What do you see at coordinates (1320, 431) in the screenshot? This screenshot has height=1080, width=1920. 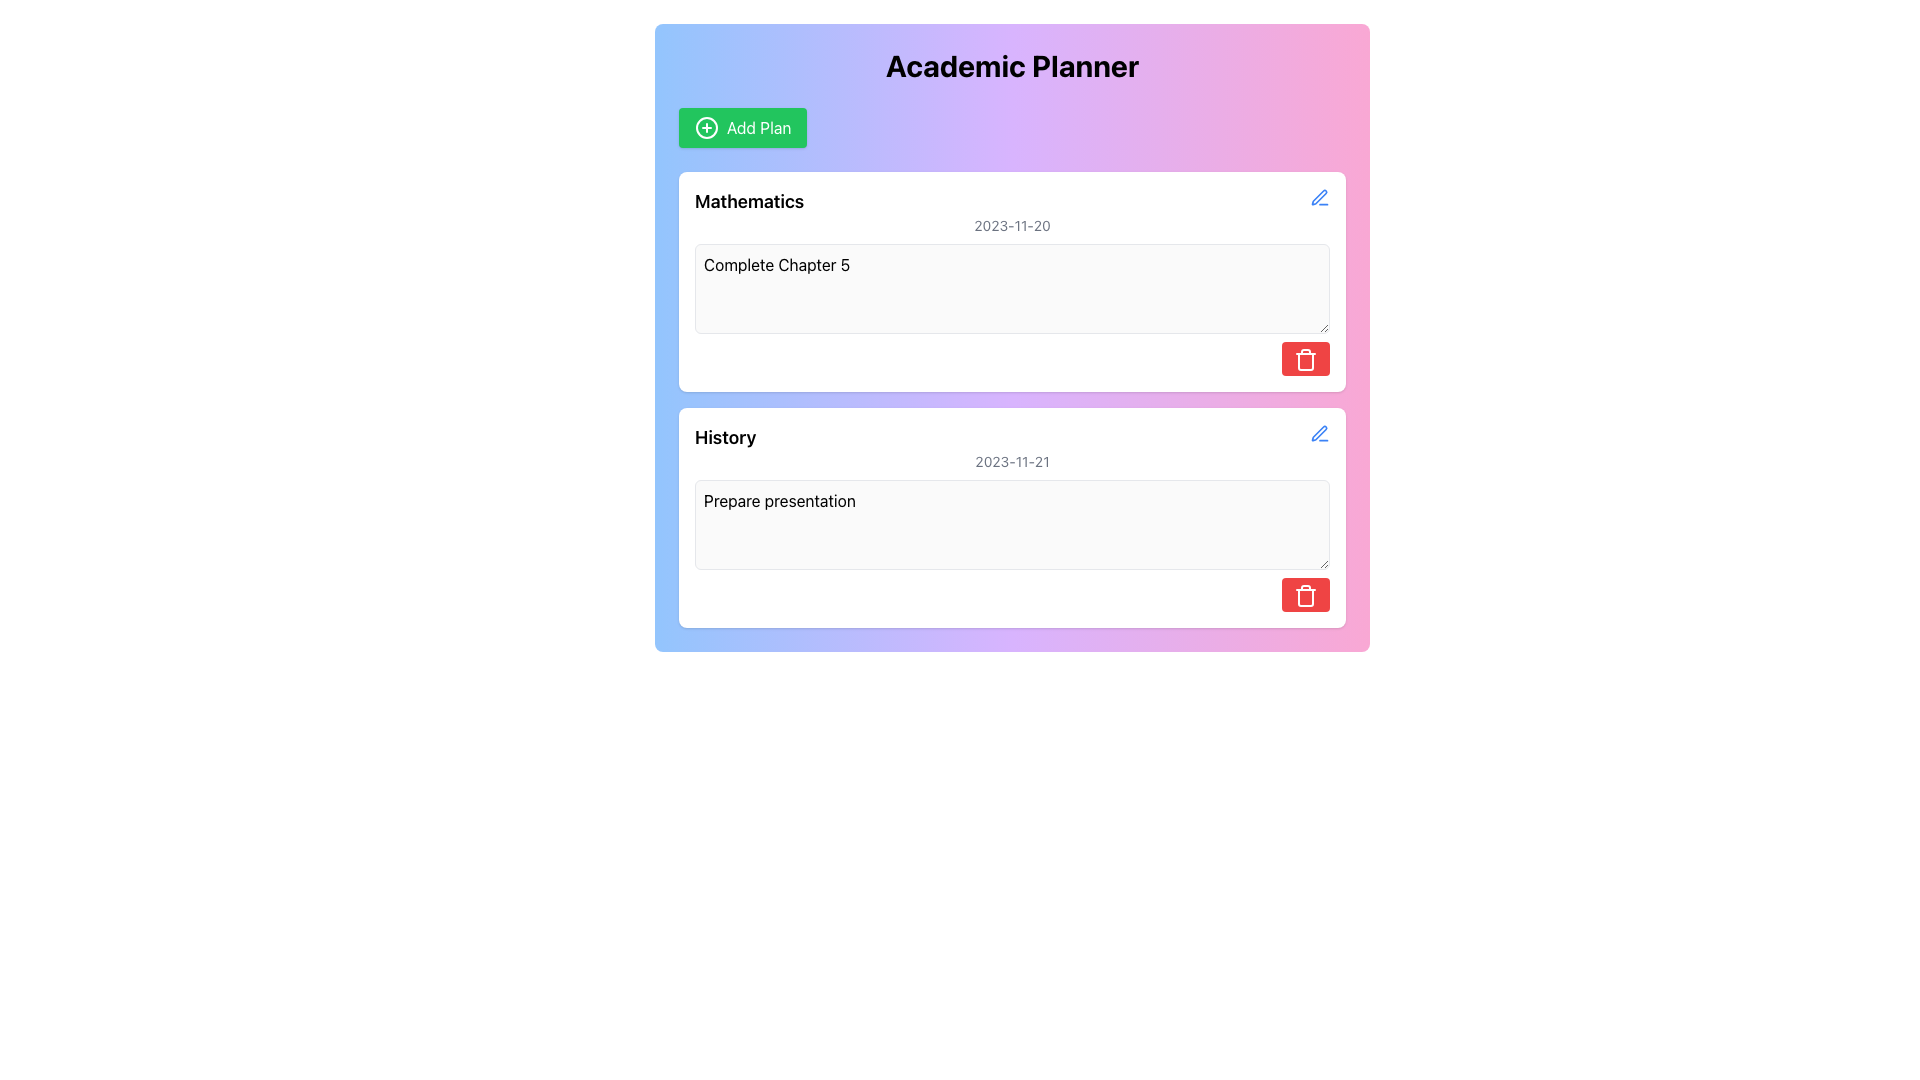 I see `the edit button located in the top-right corner of the 'History' section to initiate editing` at bounding box center [1320, 431].